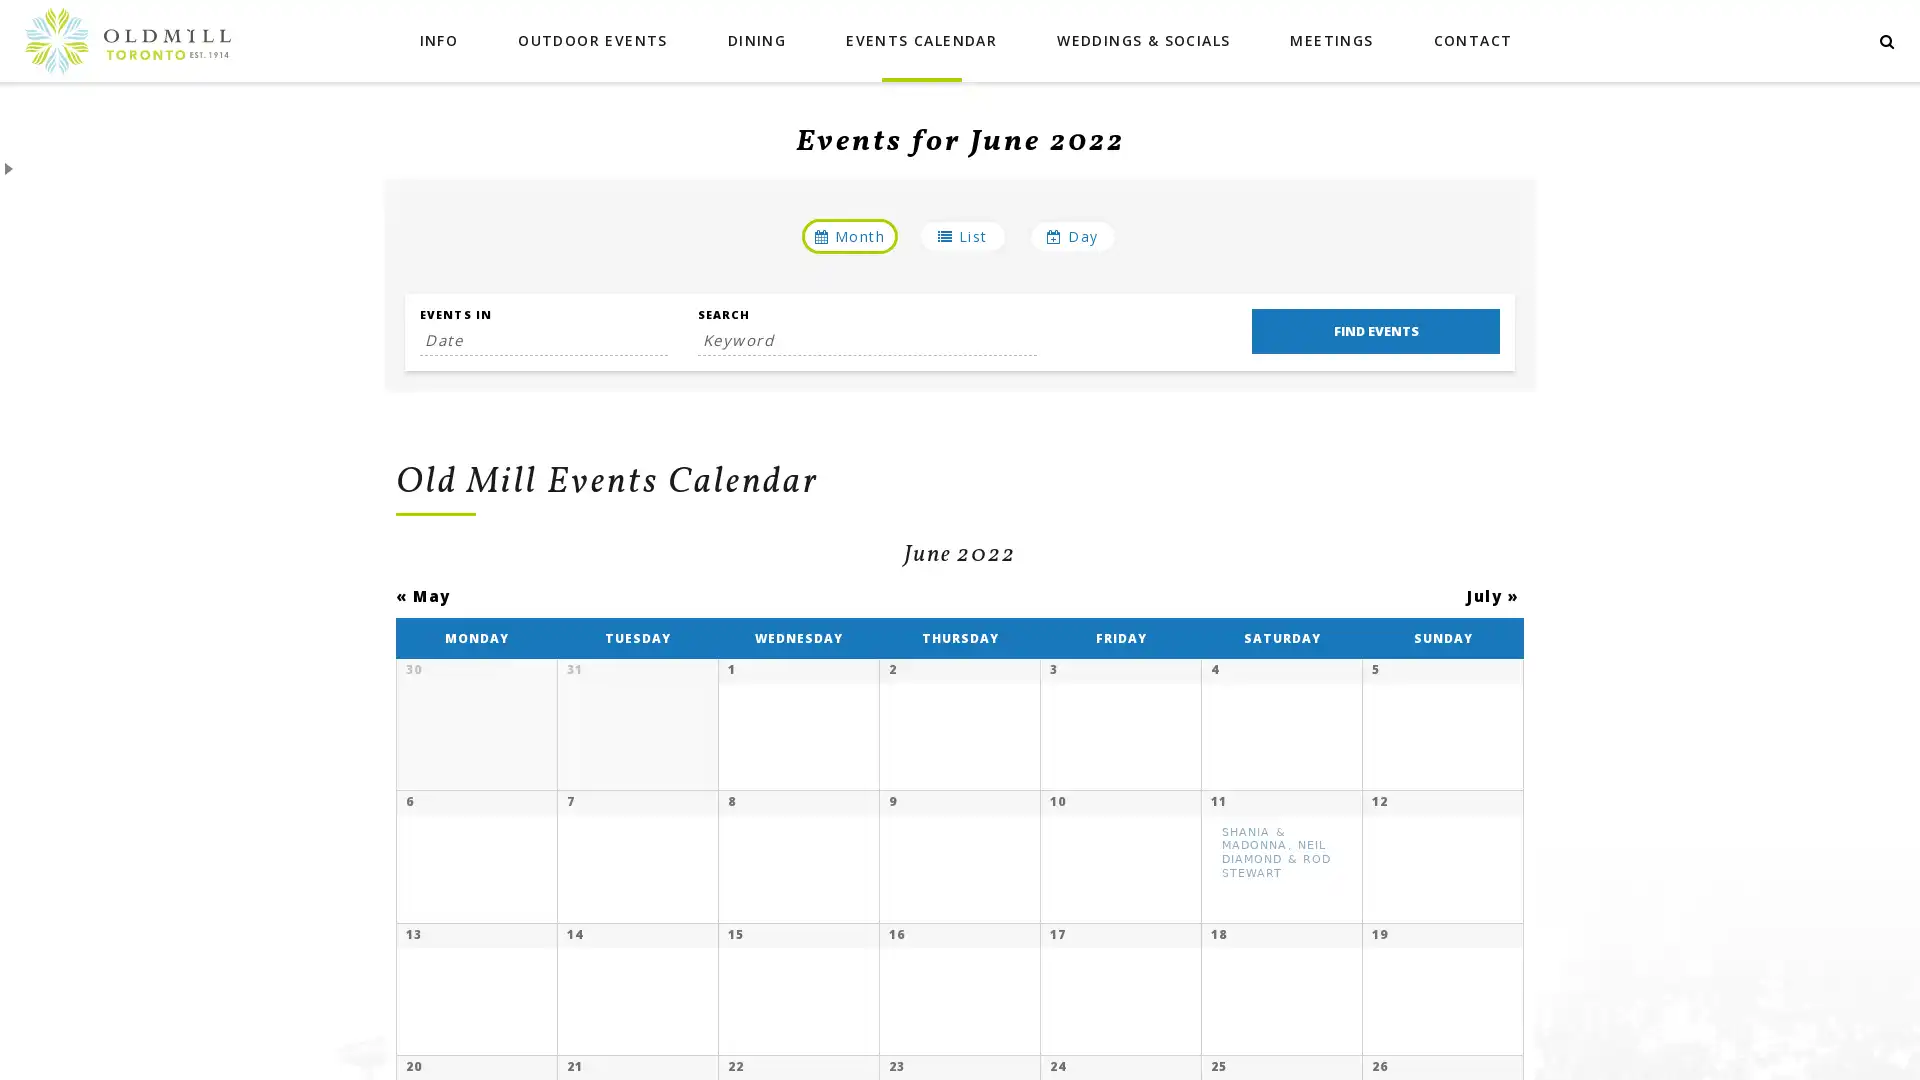  I want to click on Find Events, so click(1374, 330).